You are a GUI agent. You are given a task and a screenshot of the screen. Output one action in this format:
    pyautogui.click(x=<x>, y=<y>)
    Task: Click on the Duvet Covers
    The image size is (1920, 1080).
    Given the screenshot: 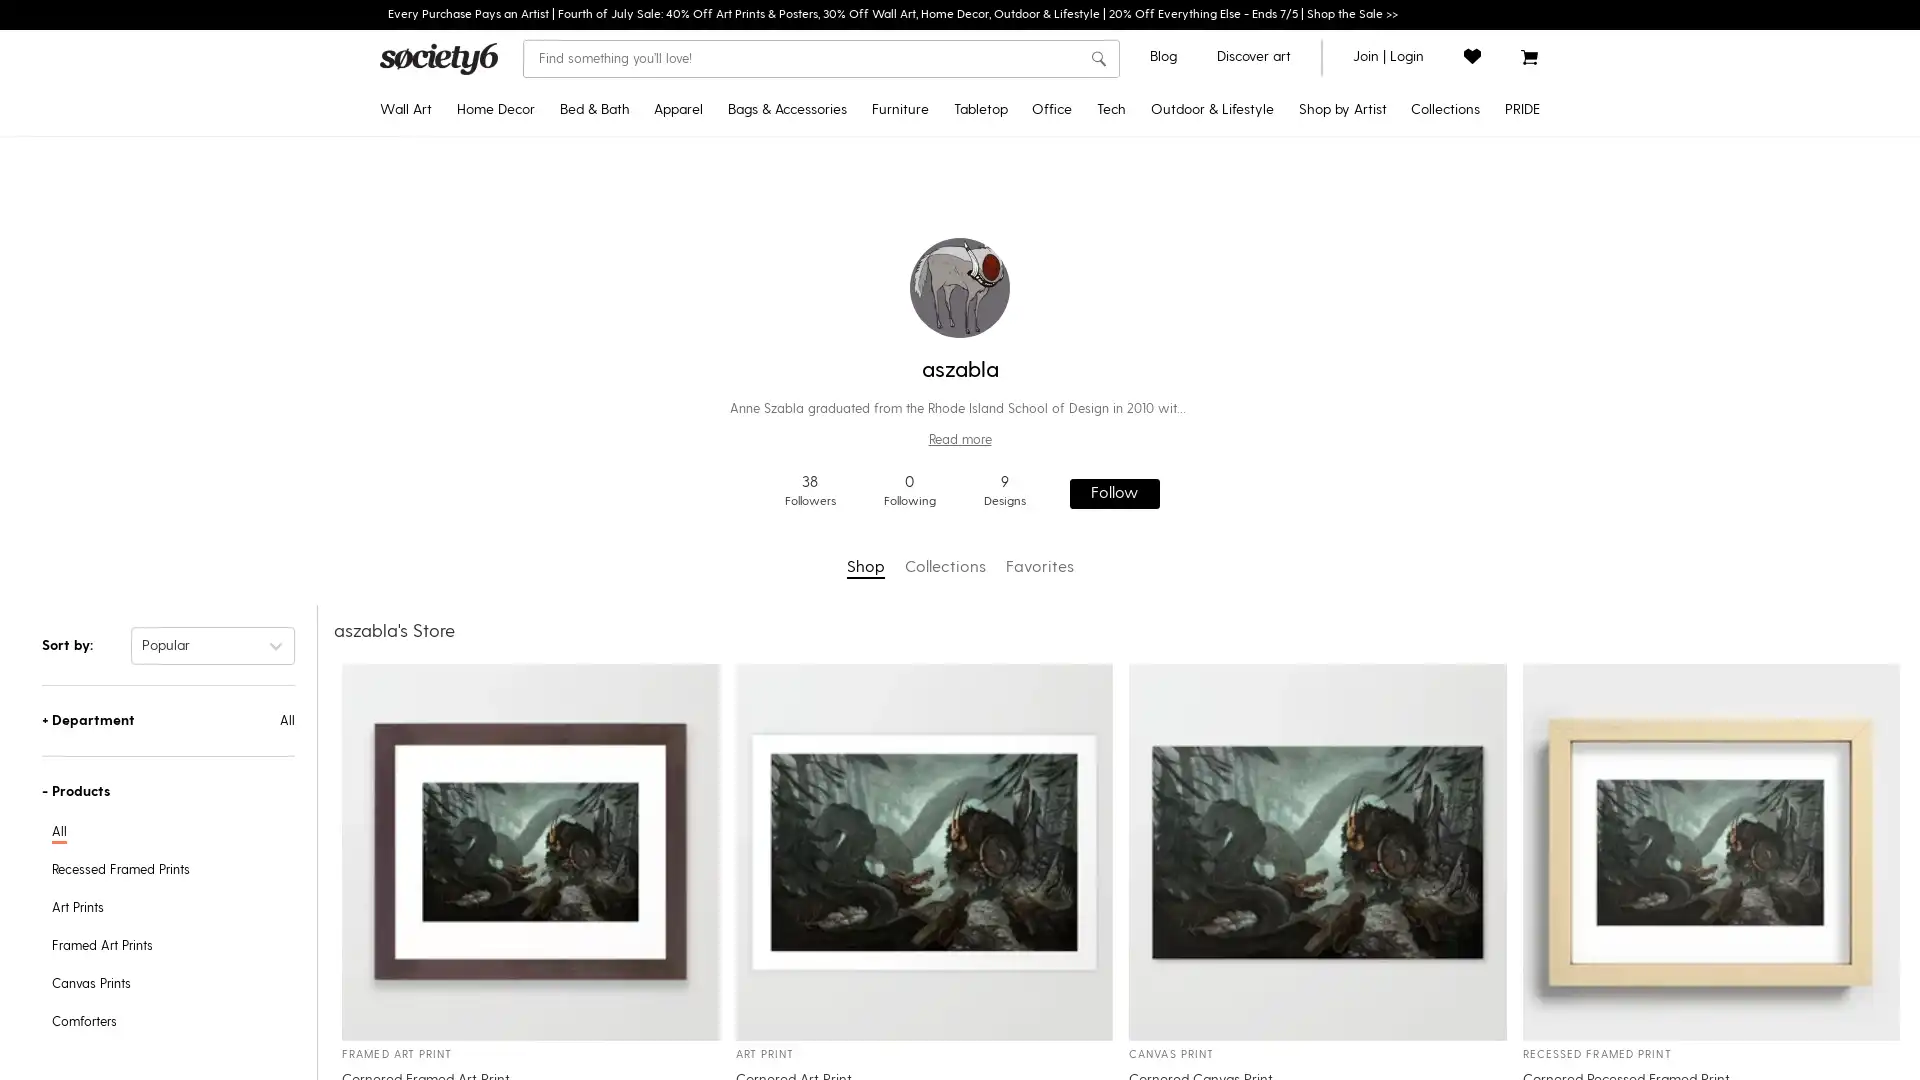 What is the action you would take?
    pyautogui.click(x=637, y=192)
    